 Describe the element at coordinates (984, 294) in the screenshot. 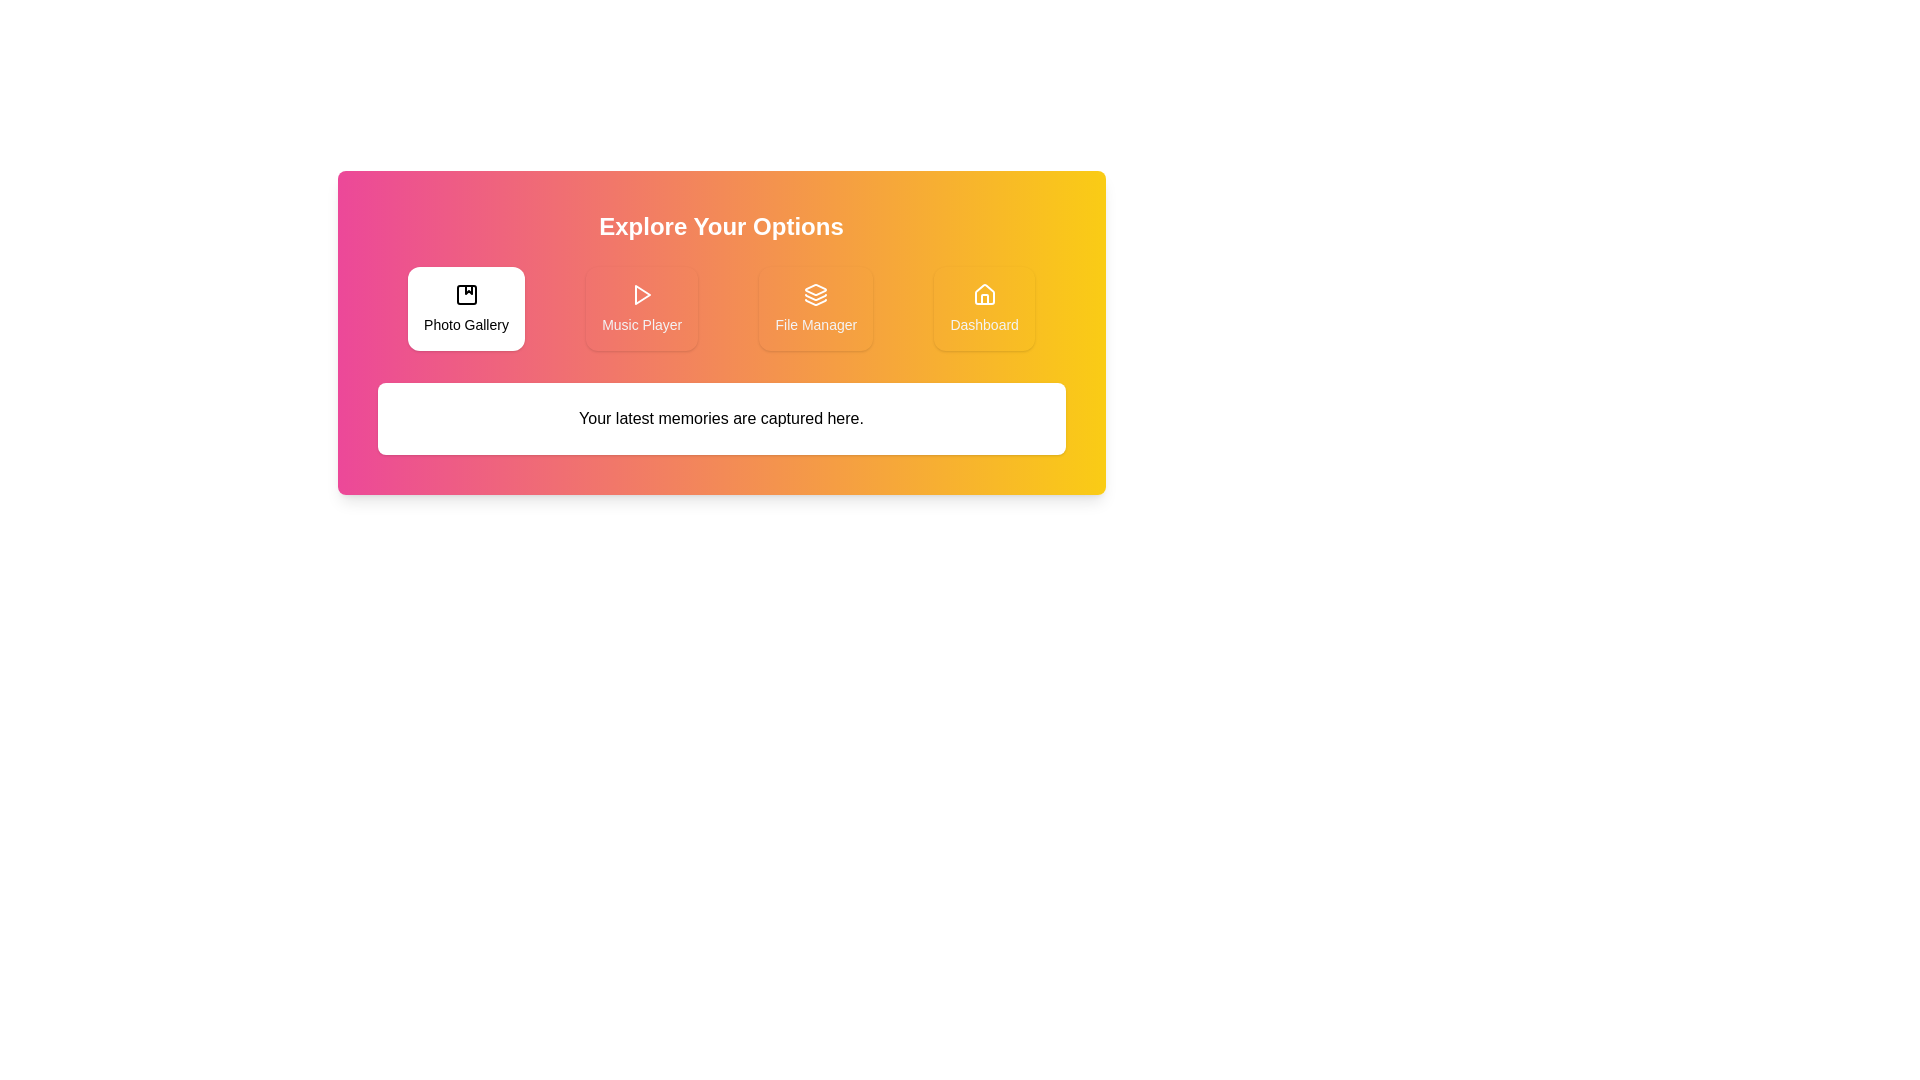

I see `the 'Dashboard' icon located on the rightmost side among the four options in the interface for informative purposes` at that location.